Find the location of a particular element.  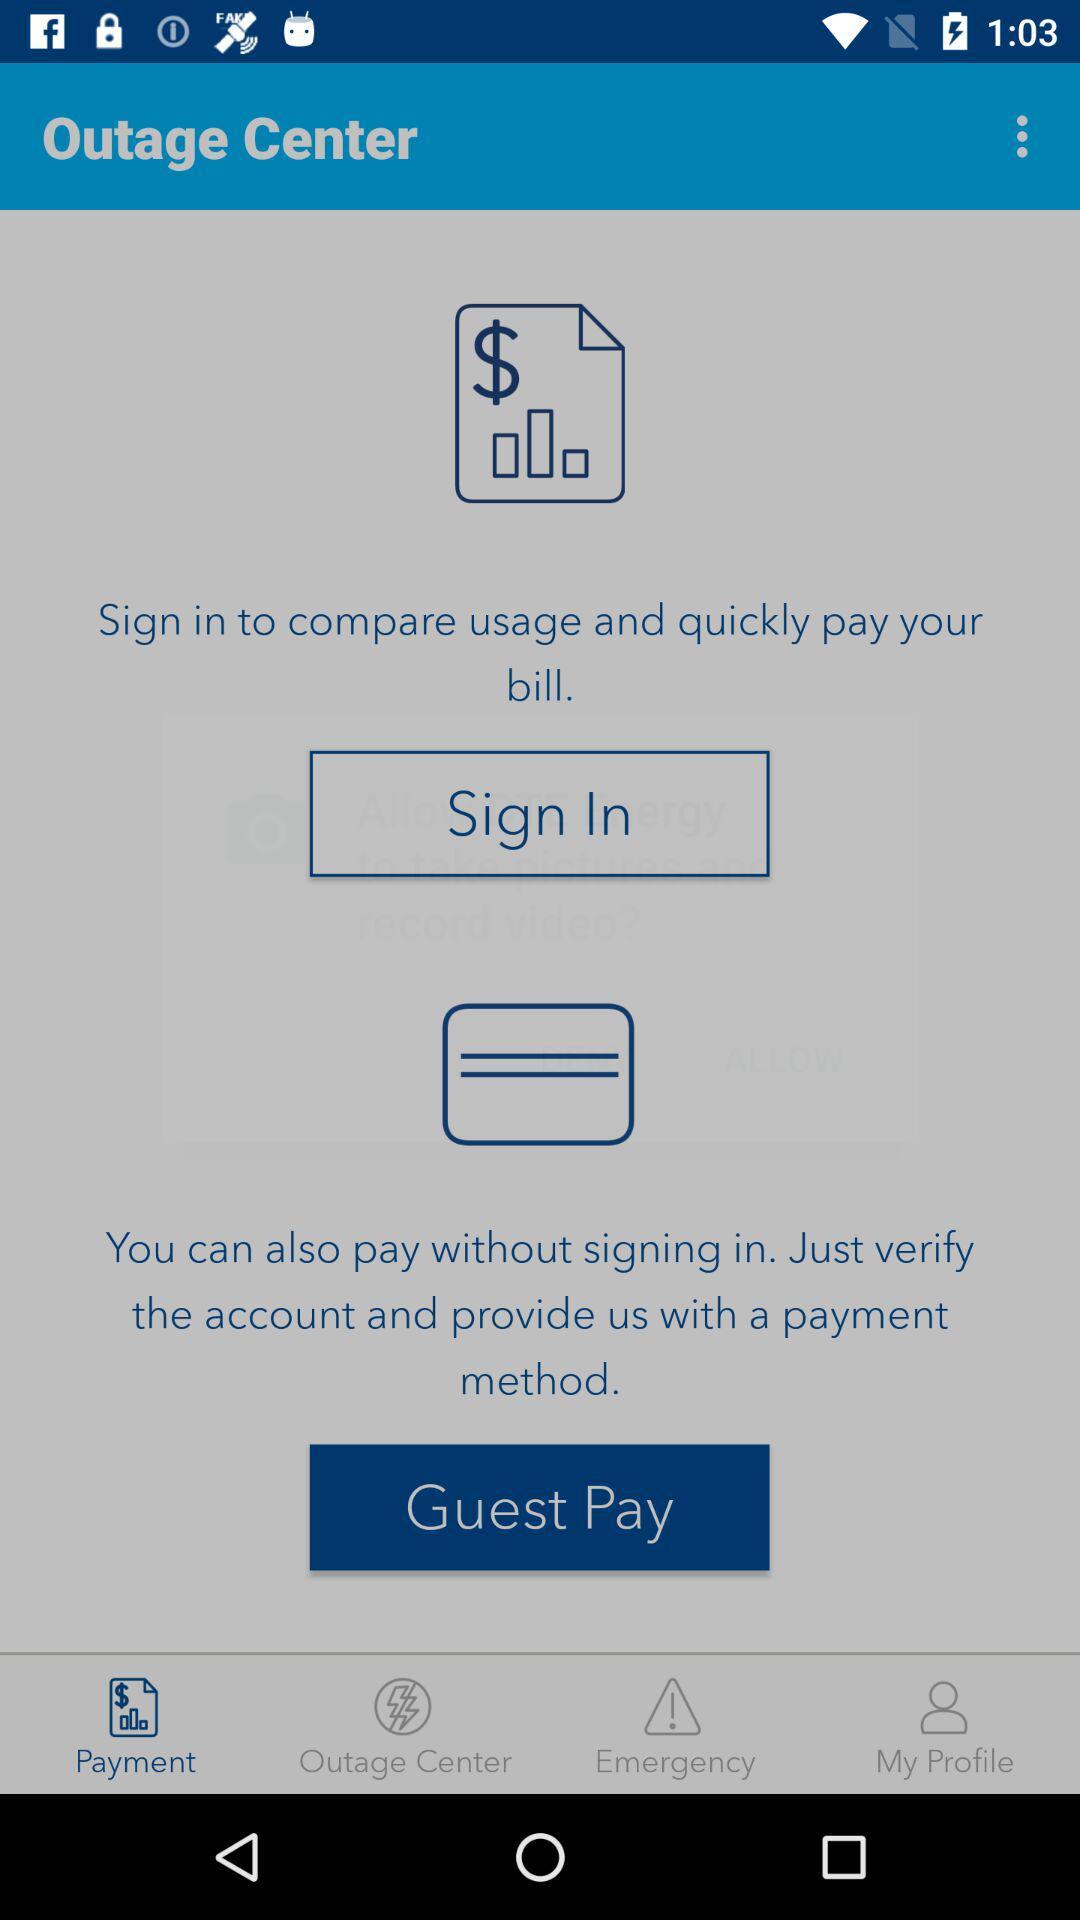

my profile is located at coordinates (945, 1723).